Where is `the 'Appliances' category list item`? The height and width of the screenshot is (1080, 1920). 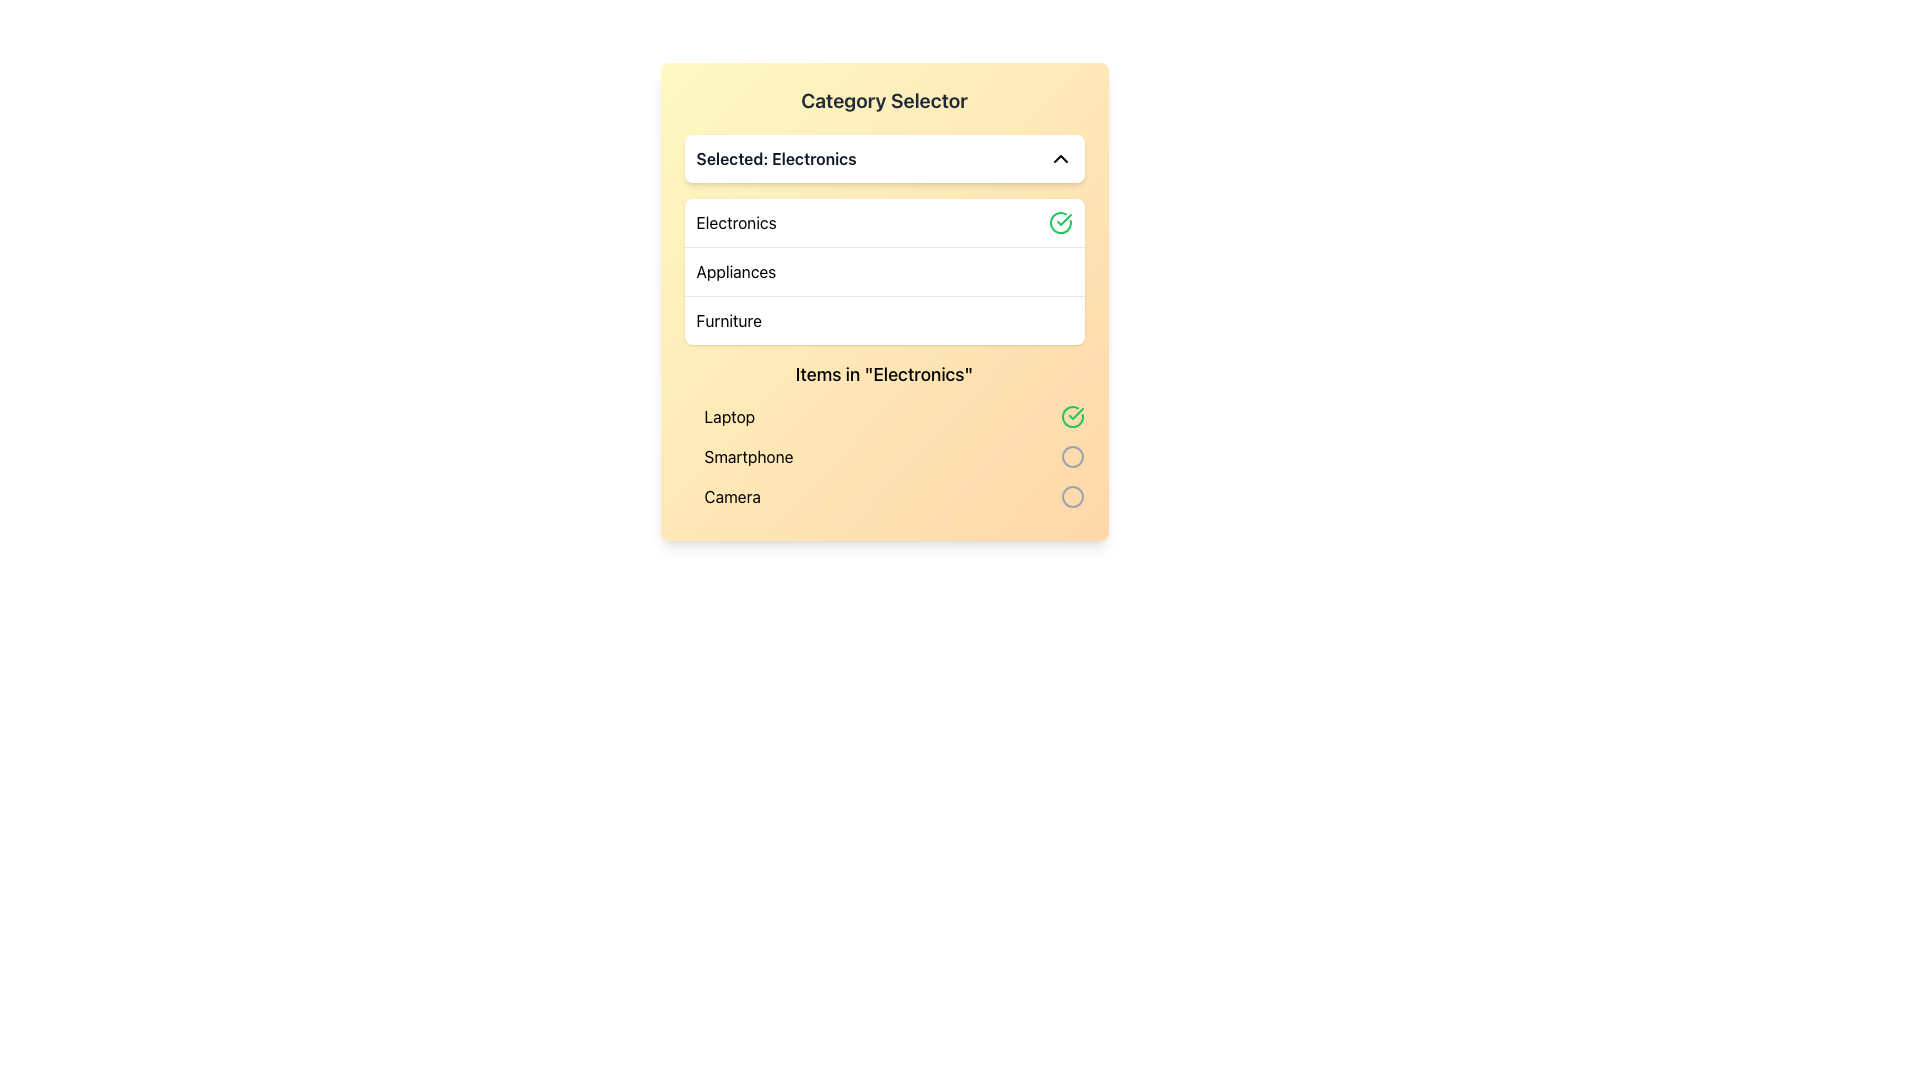 the 'Appliances' category list item is located at coordinates (883, 272).